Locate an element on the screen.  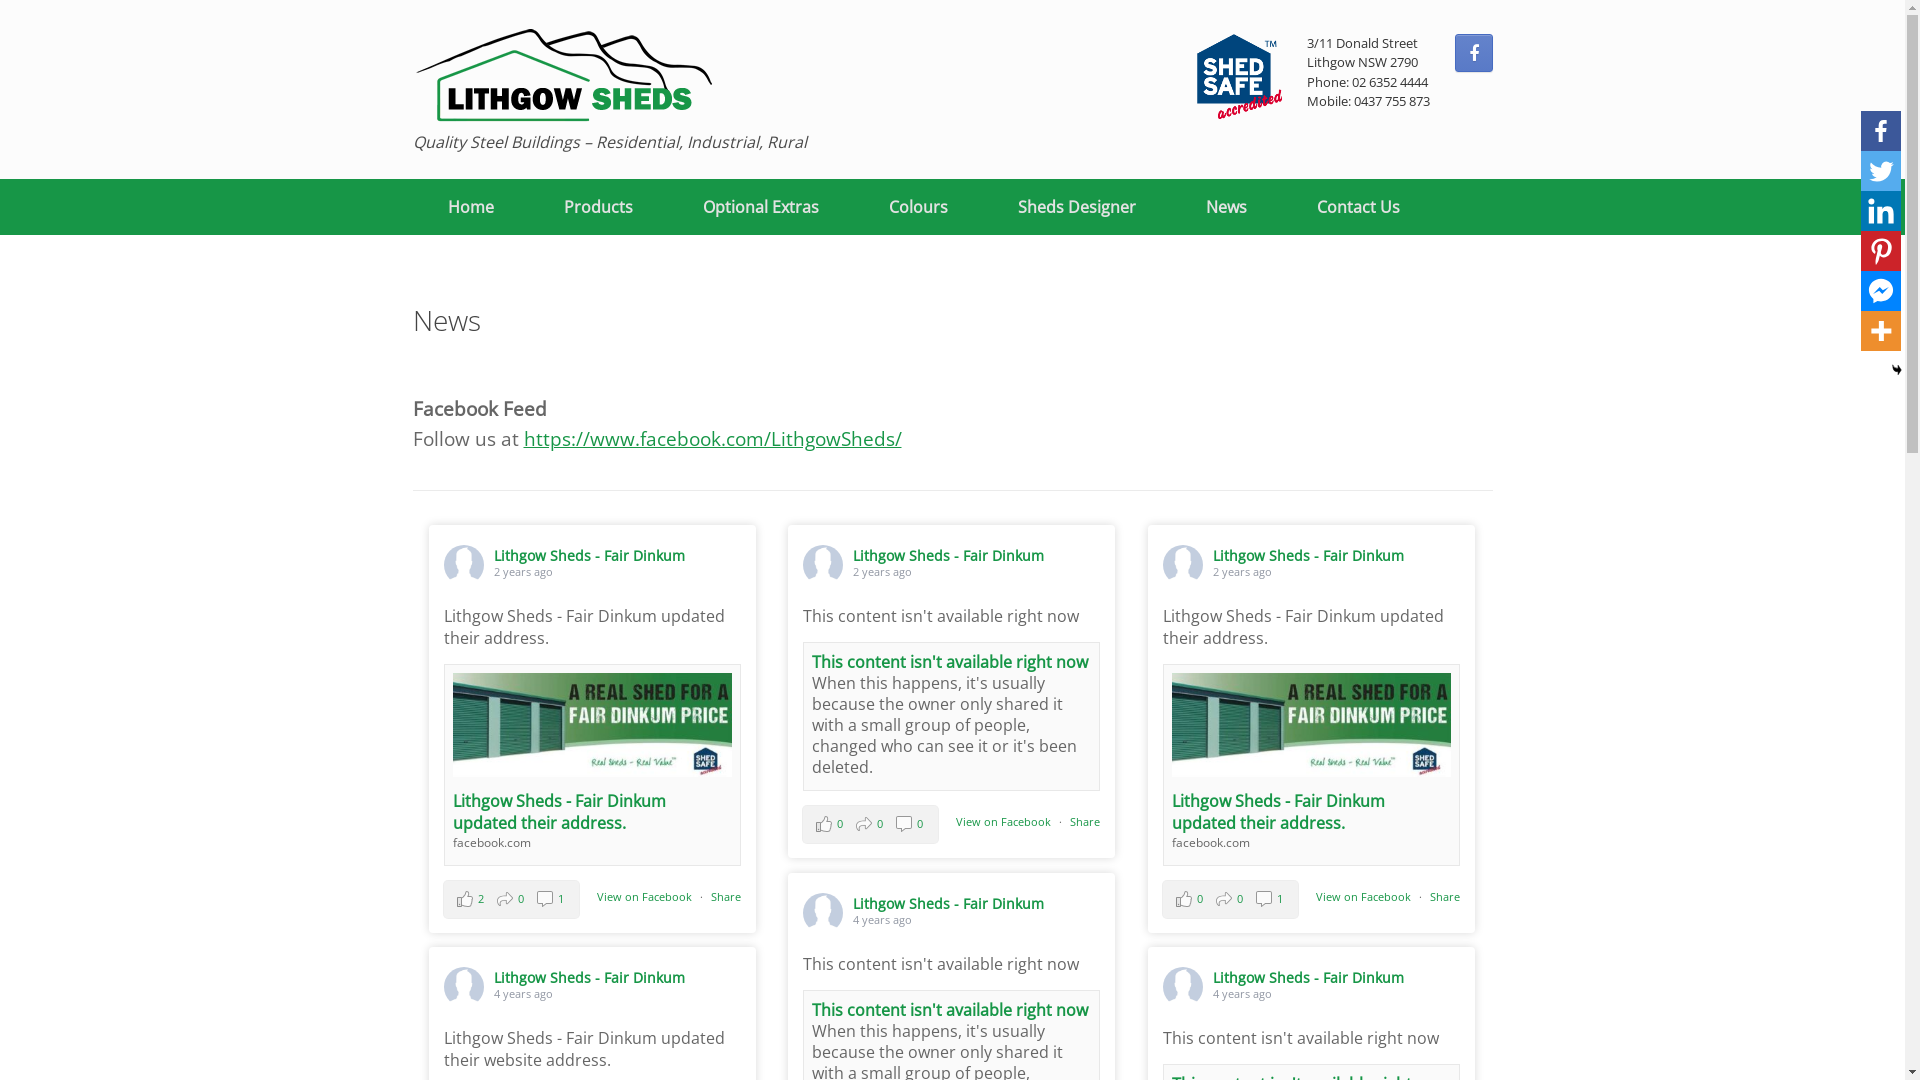
'Lithgow Sheds - Fair Dinkum' is located at coordinates (947, 903).